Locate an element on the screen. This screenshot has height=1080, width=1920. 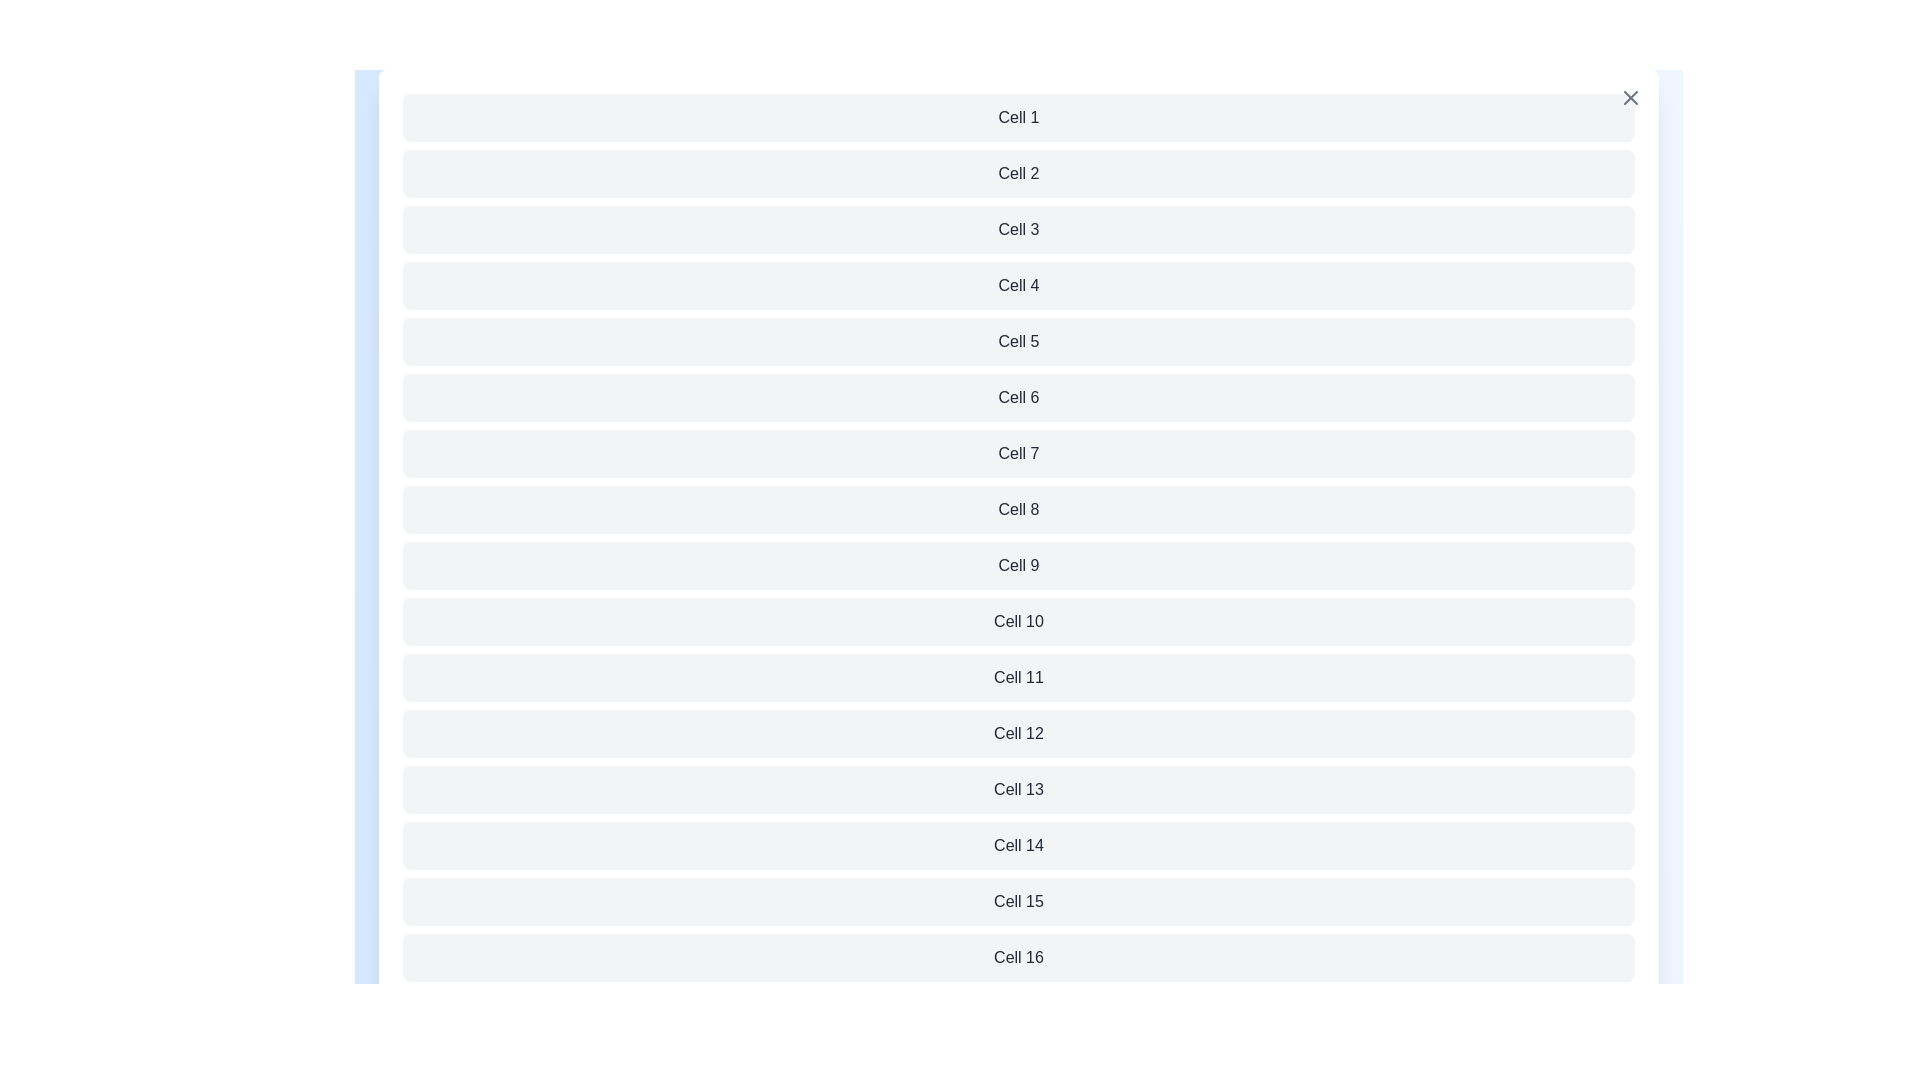
the close button to close the dialog is located at coordinates (1631, 97).